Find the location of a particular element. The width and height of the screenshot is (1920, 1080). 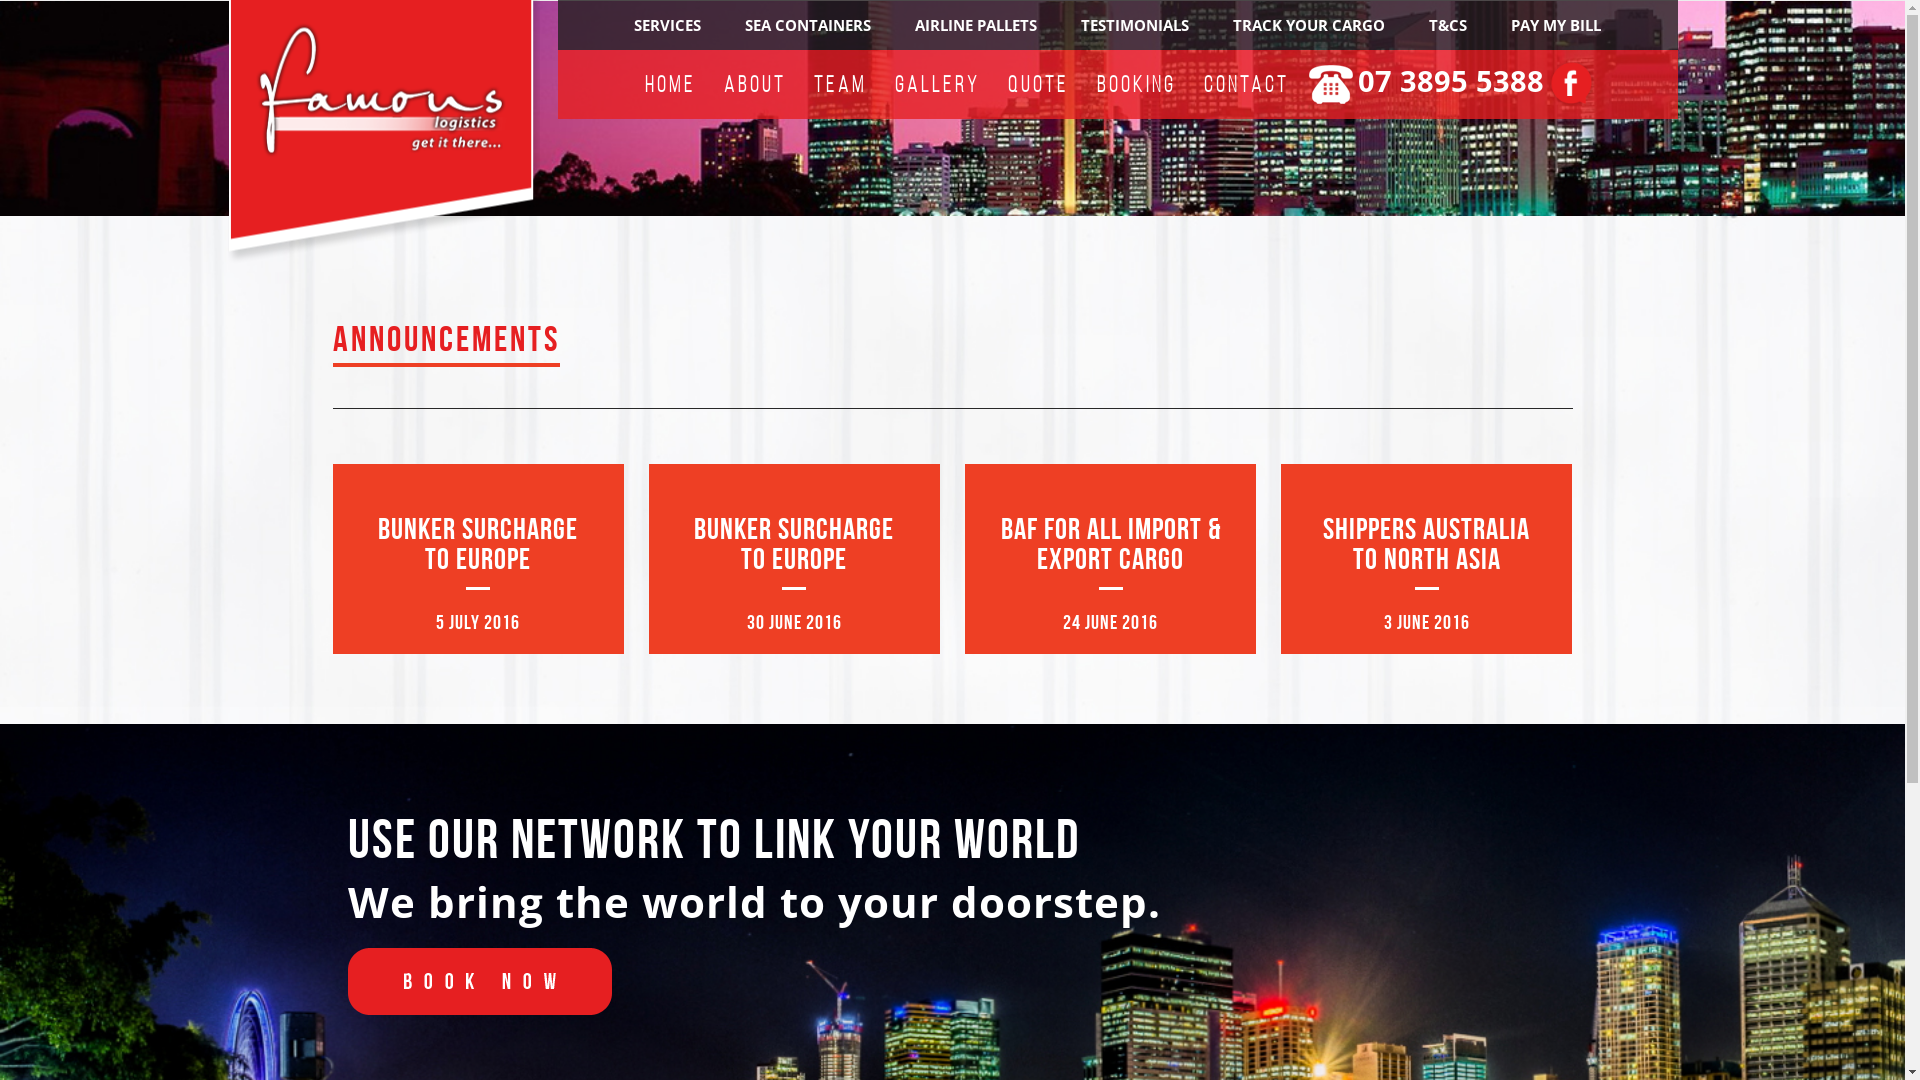

'24 JUNE 2016' is located at coordinates (1109, 617).